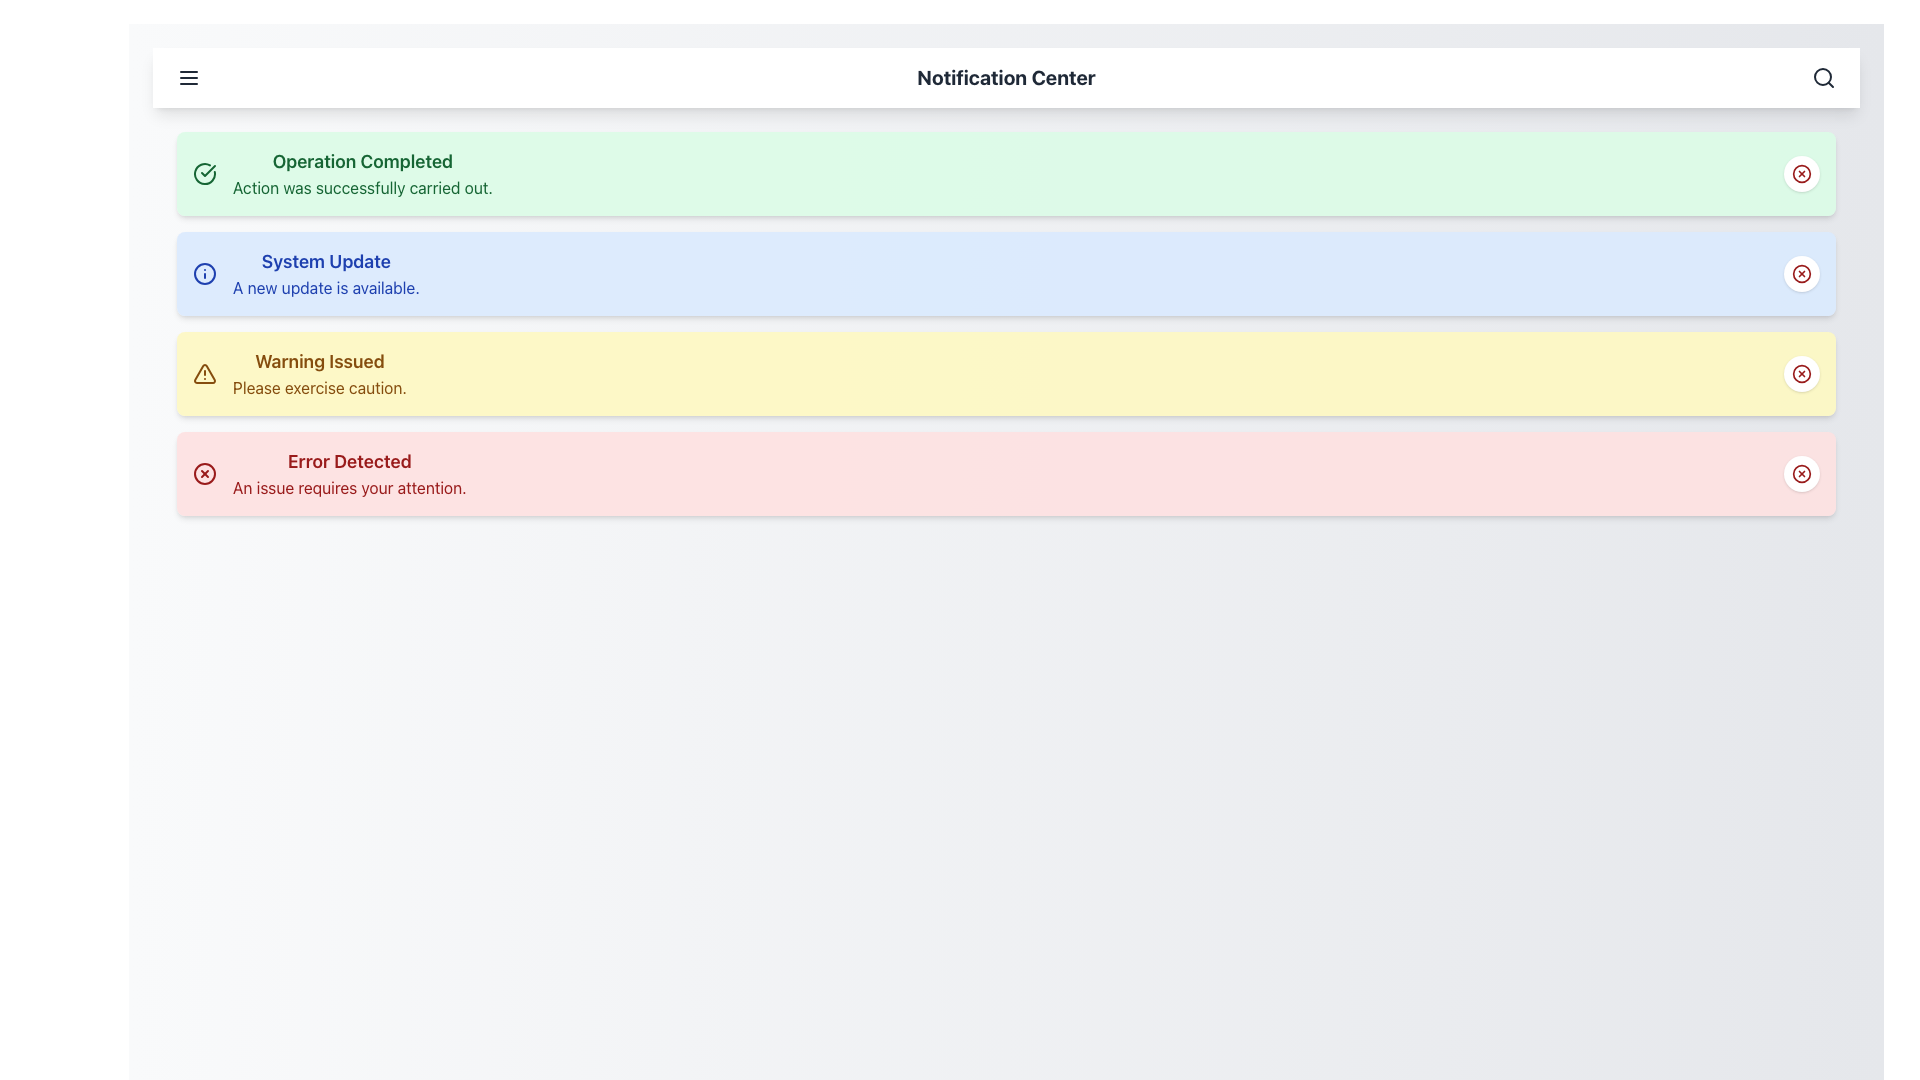  I want to click on the Text Label conveying the system notification message about the availability of a new update, located under the title 'System Update' in the blue notification card, so click(326, 288).